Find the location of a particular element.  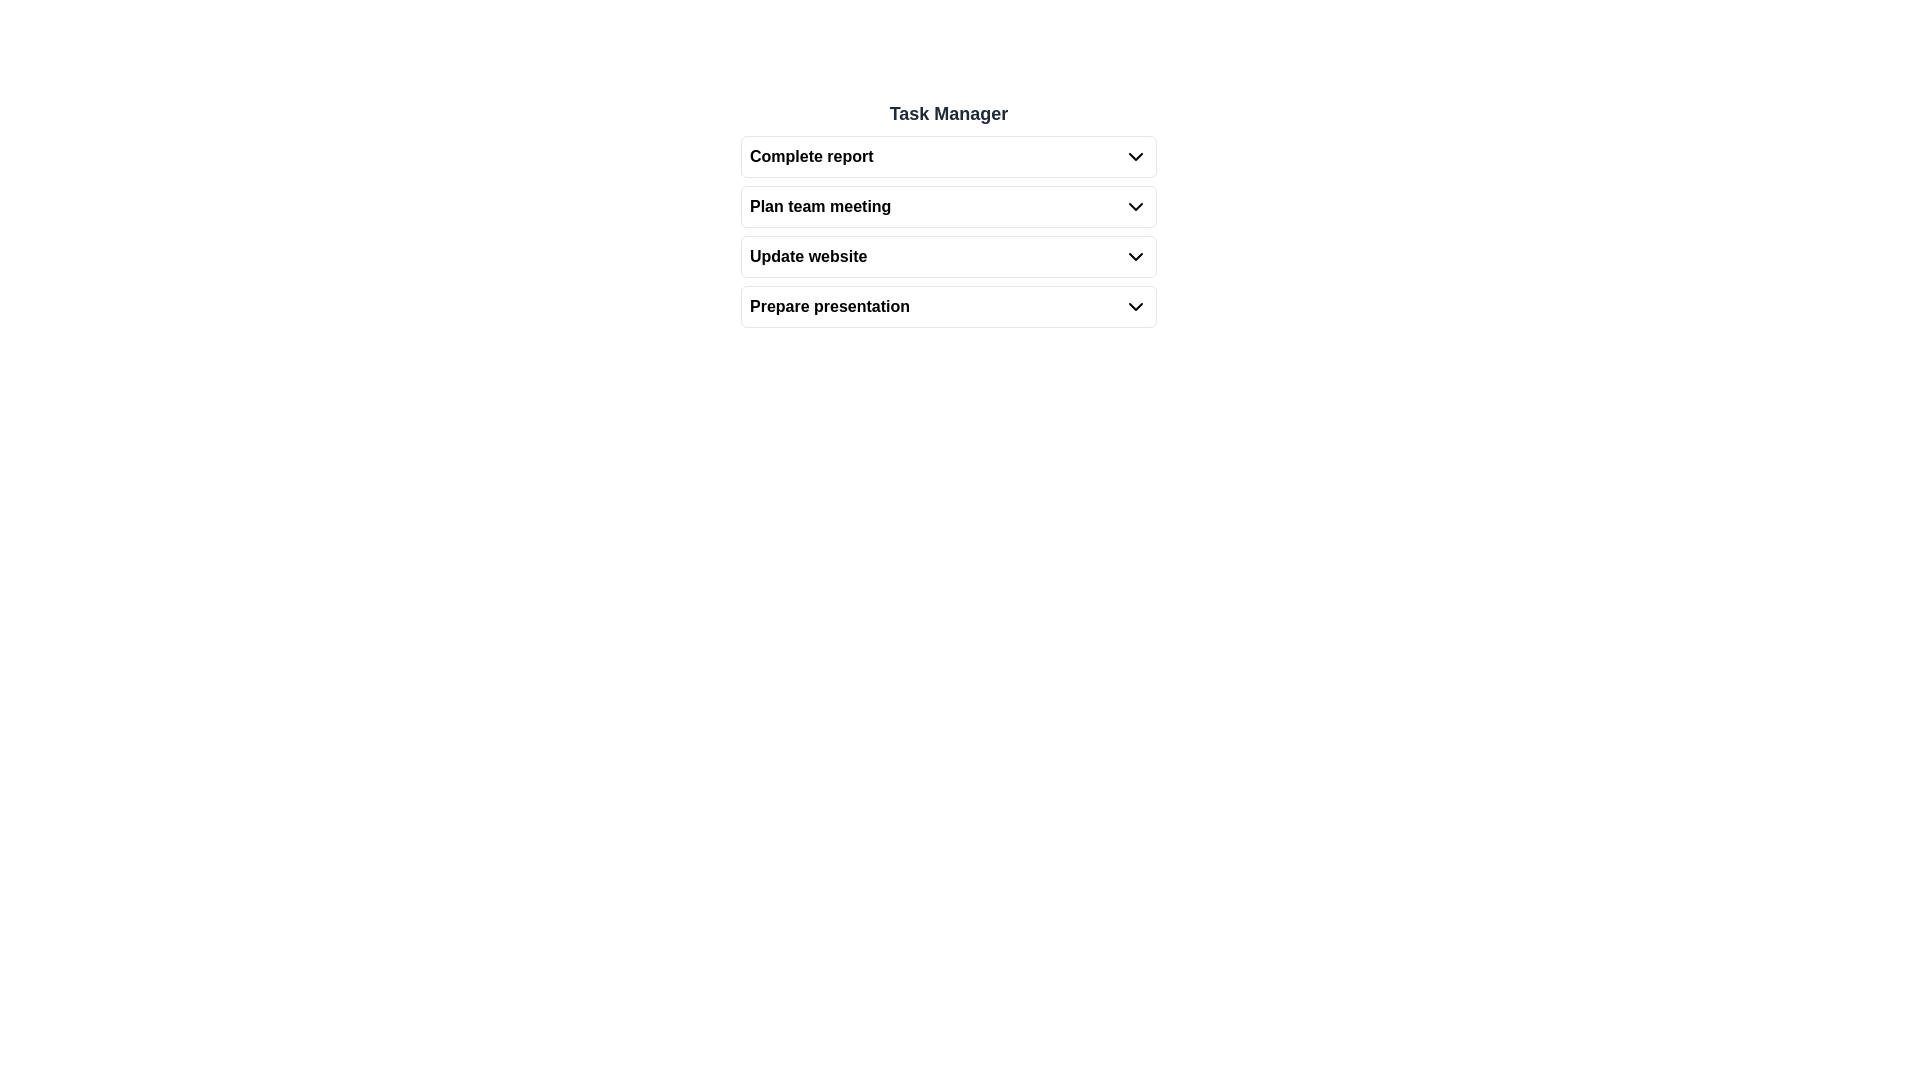

the first dropdown menu in the vertical list is located at coordinates (948, 156).